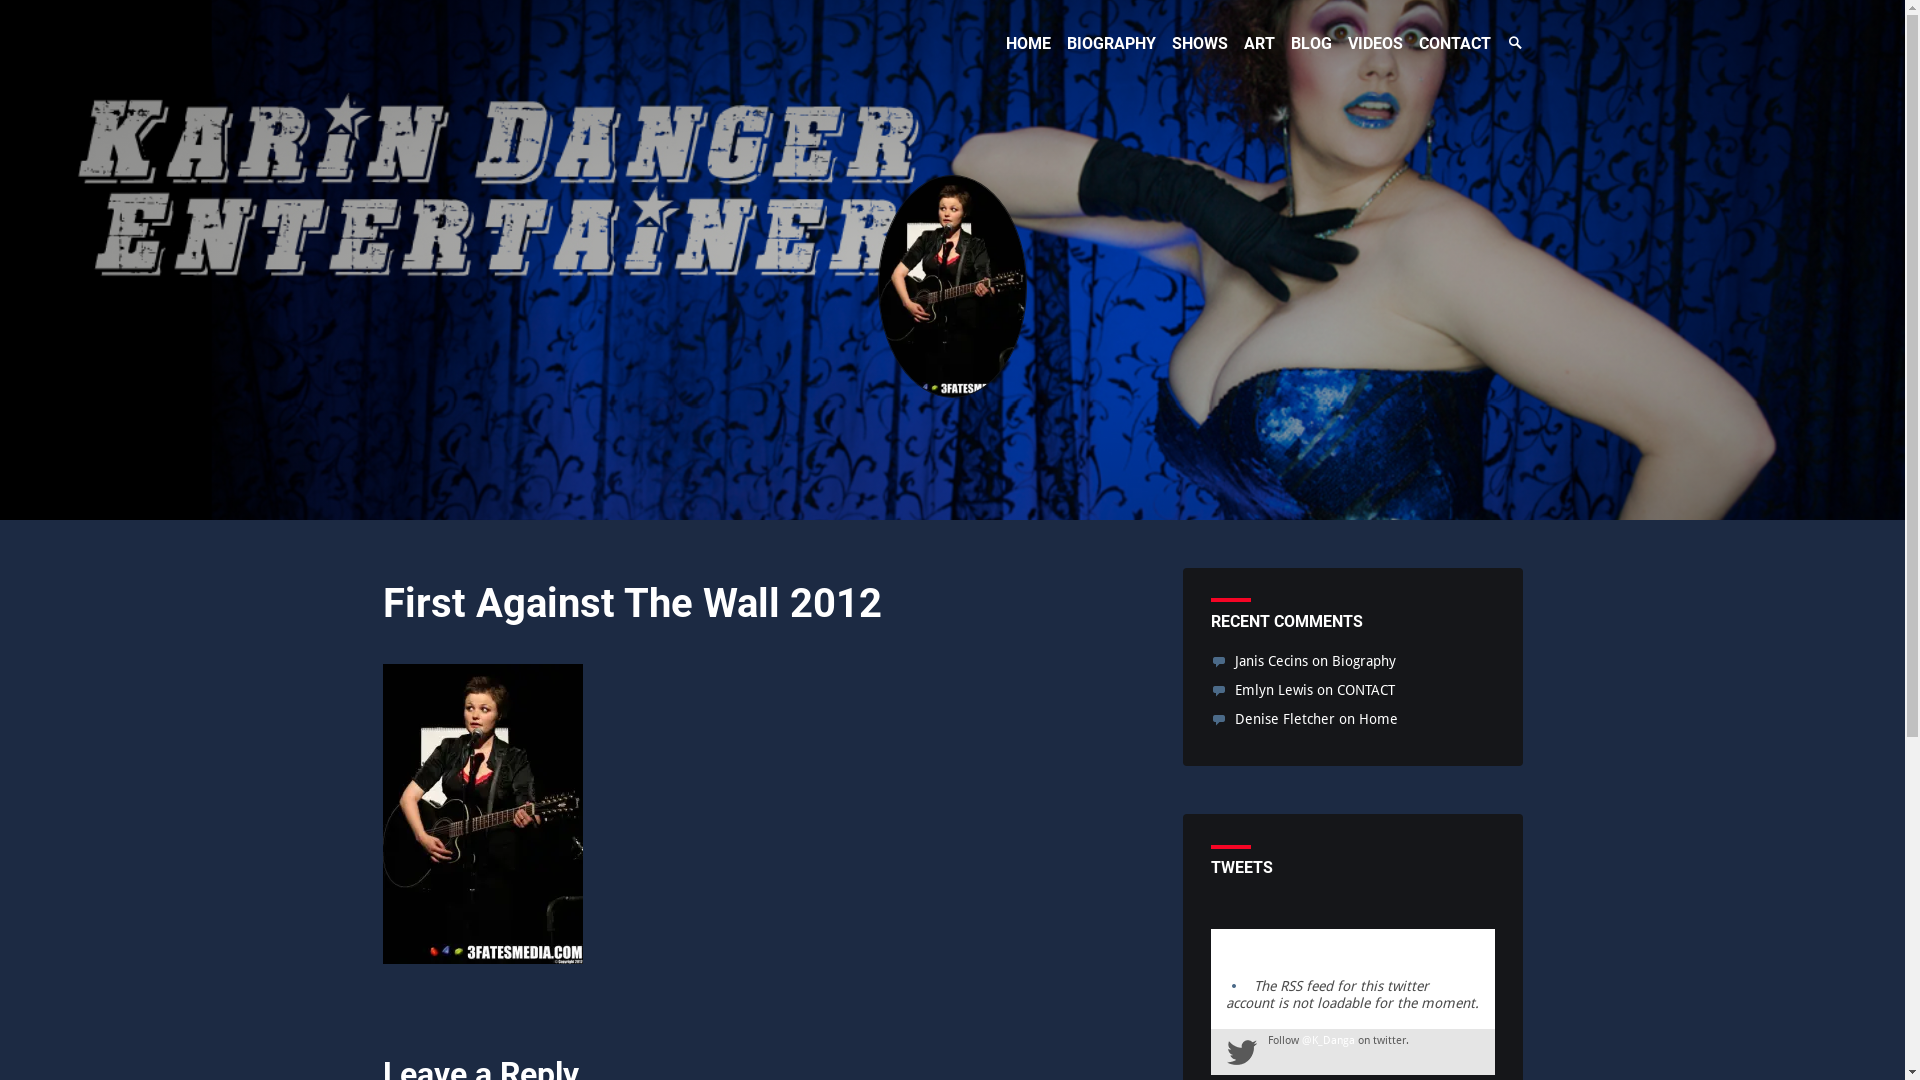 This screenshot has width=1920, height=1080. Describe the element at coordinates (1374, 43) in the screenshot. I see `'VIDEOS'` at that location.